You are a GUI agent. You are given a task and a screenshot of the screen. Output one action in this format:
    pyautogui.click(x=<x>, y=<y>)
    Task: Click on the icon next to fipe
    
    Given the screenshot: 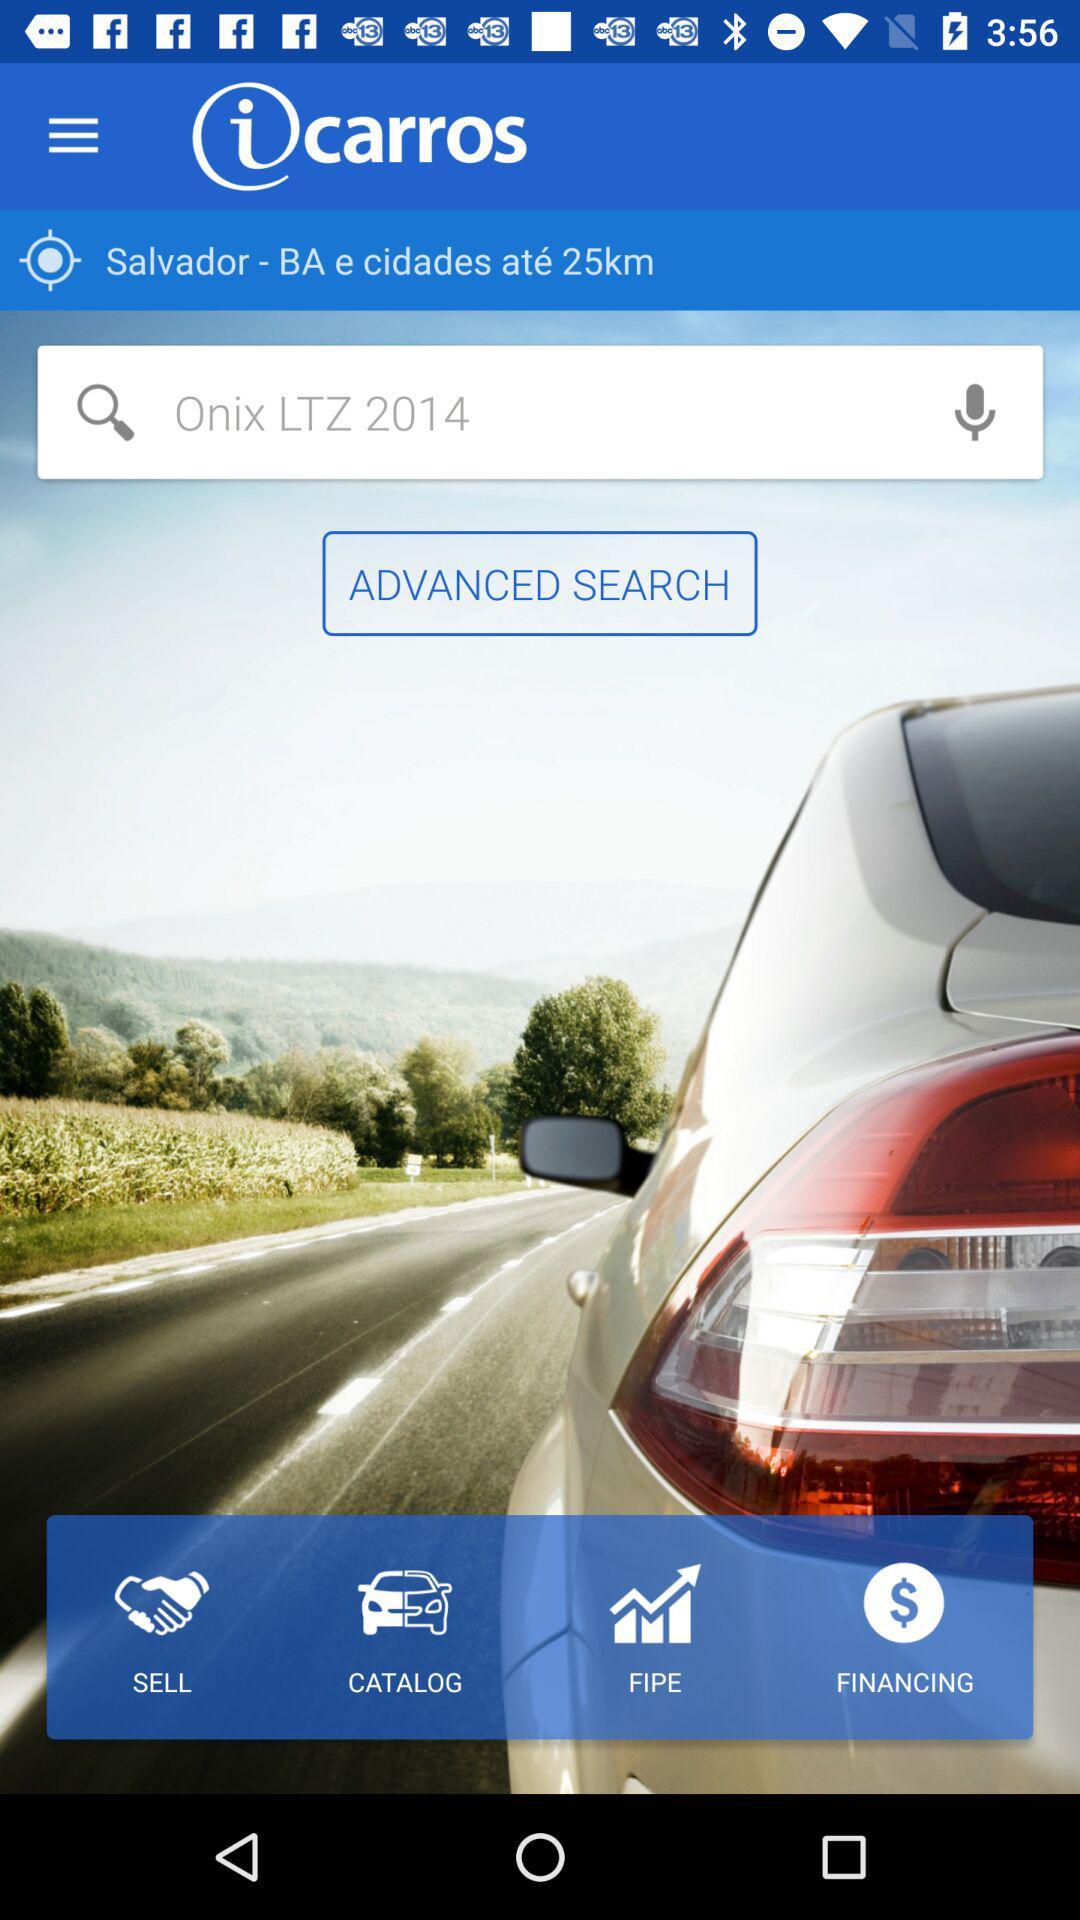 What is the action you would take?
    pyautogui.click(x=405, y=1627)
    